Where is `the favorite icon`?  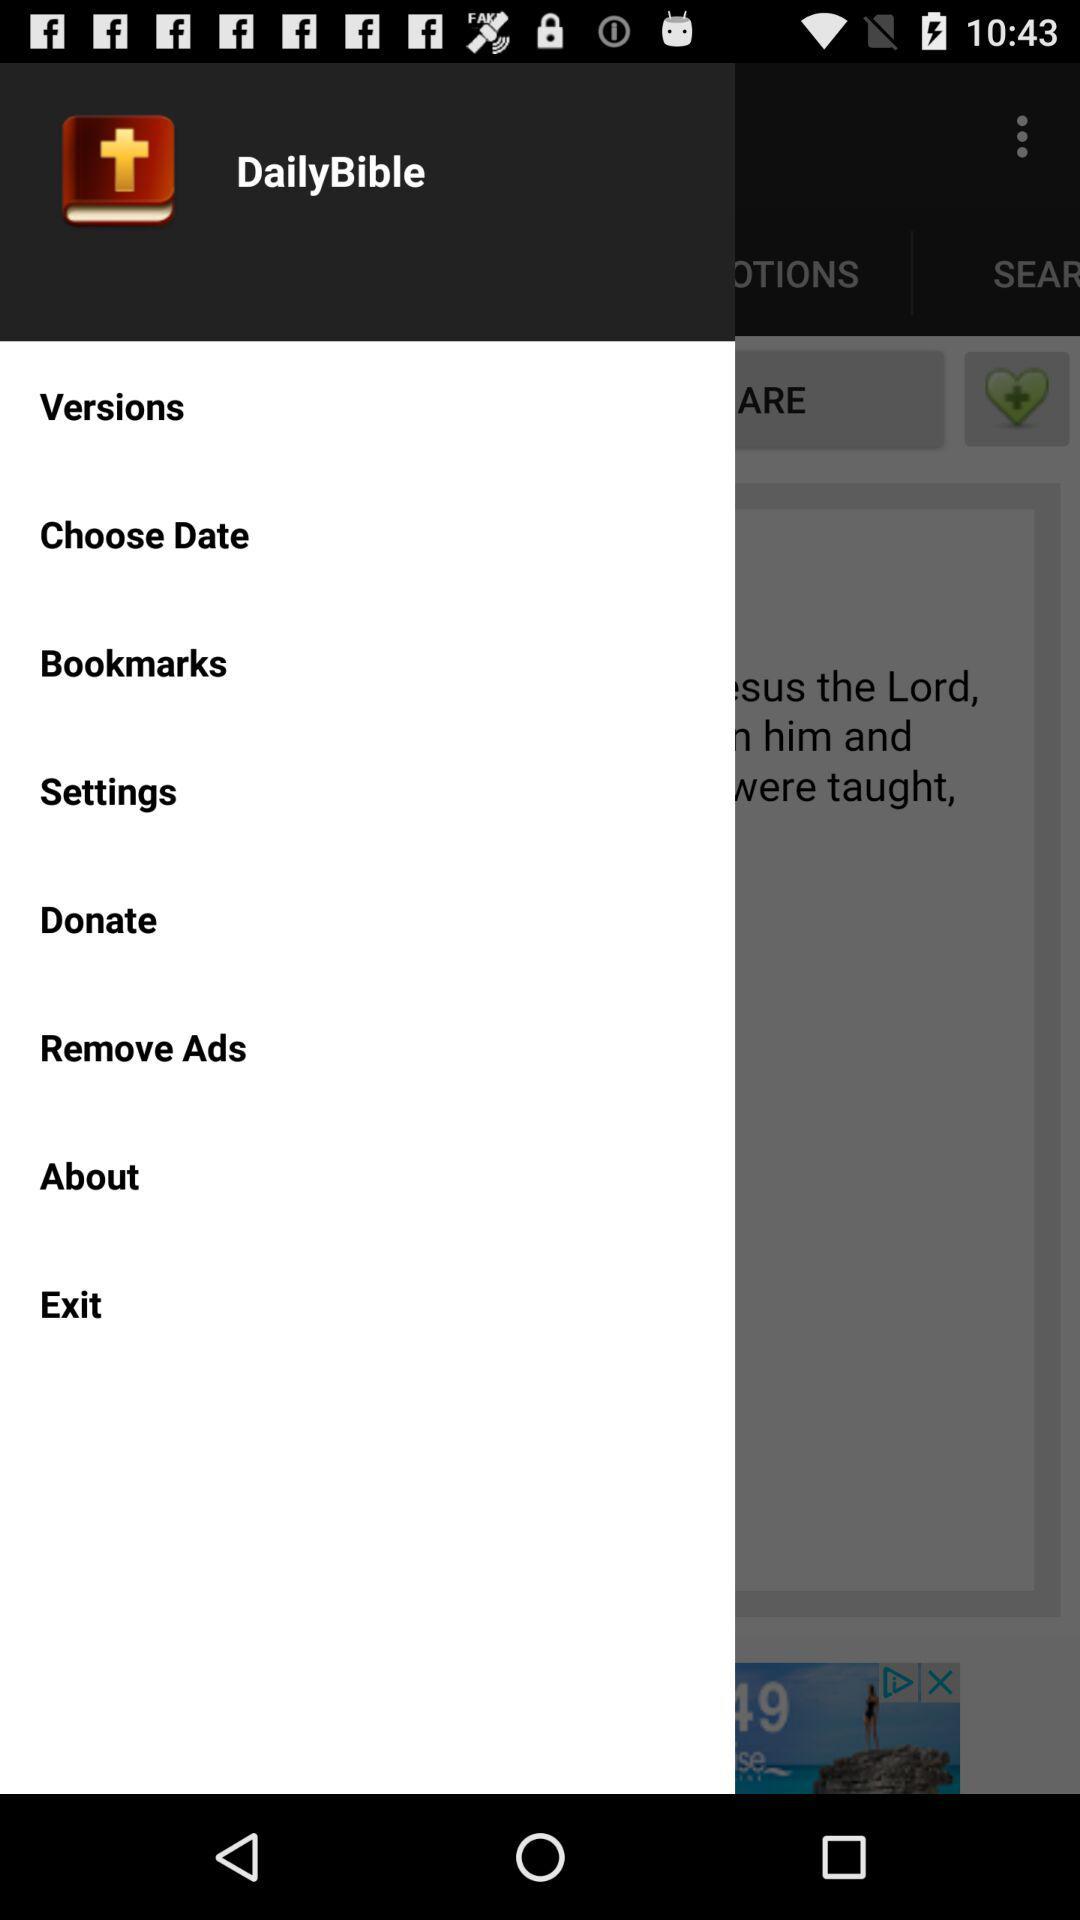
the favorite icon is located at coordinates (1017, 426).